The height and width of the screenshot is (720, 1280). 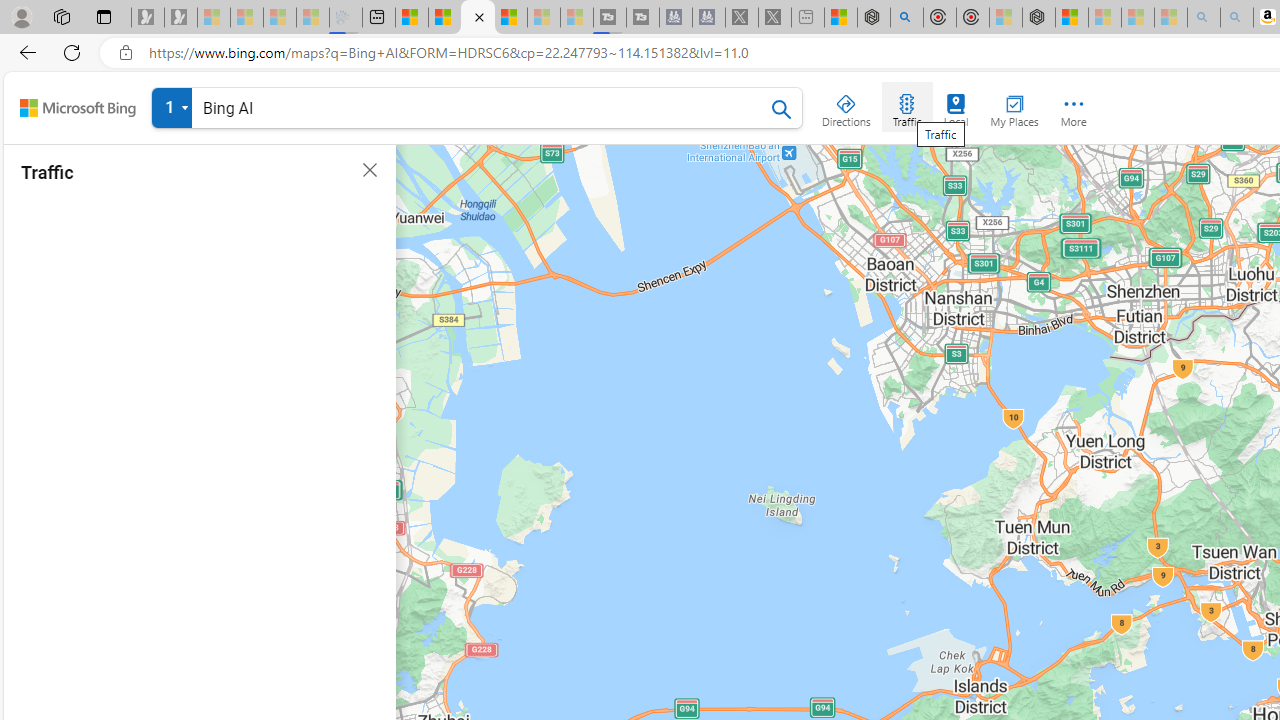 I want to click on 'Local', so click(x=955, y=106).